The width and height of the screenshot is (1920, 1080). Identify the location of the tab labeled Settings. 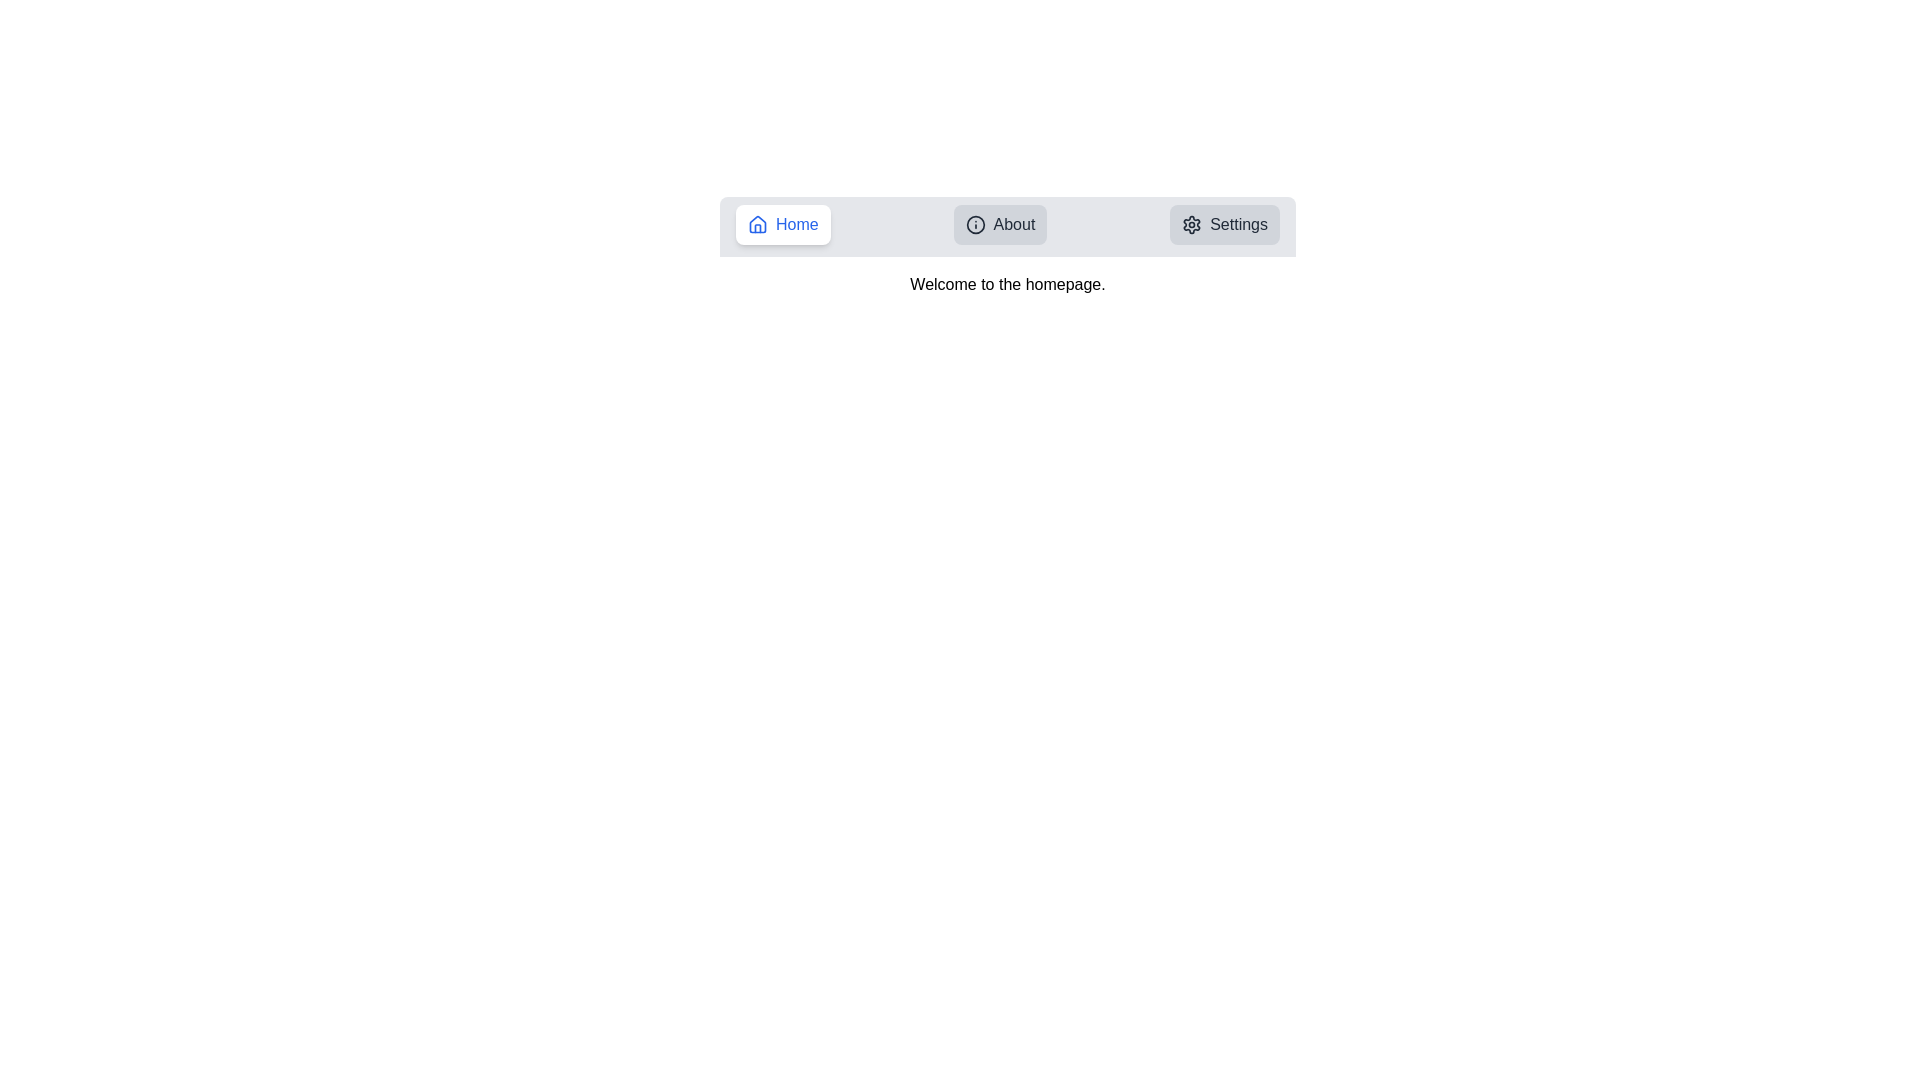
(1224, 224).